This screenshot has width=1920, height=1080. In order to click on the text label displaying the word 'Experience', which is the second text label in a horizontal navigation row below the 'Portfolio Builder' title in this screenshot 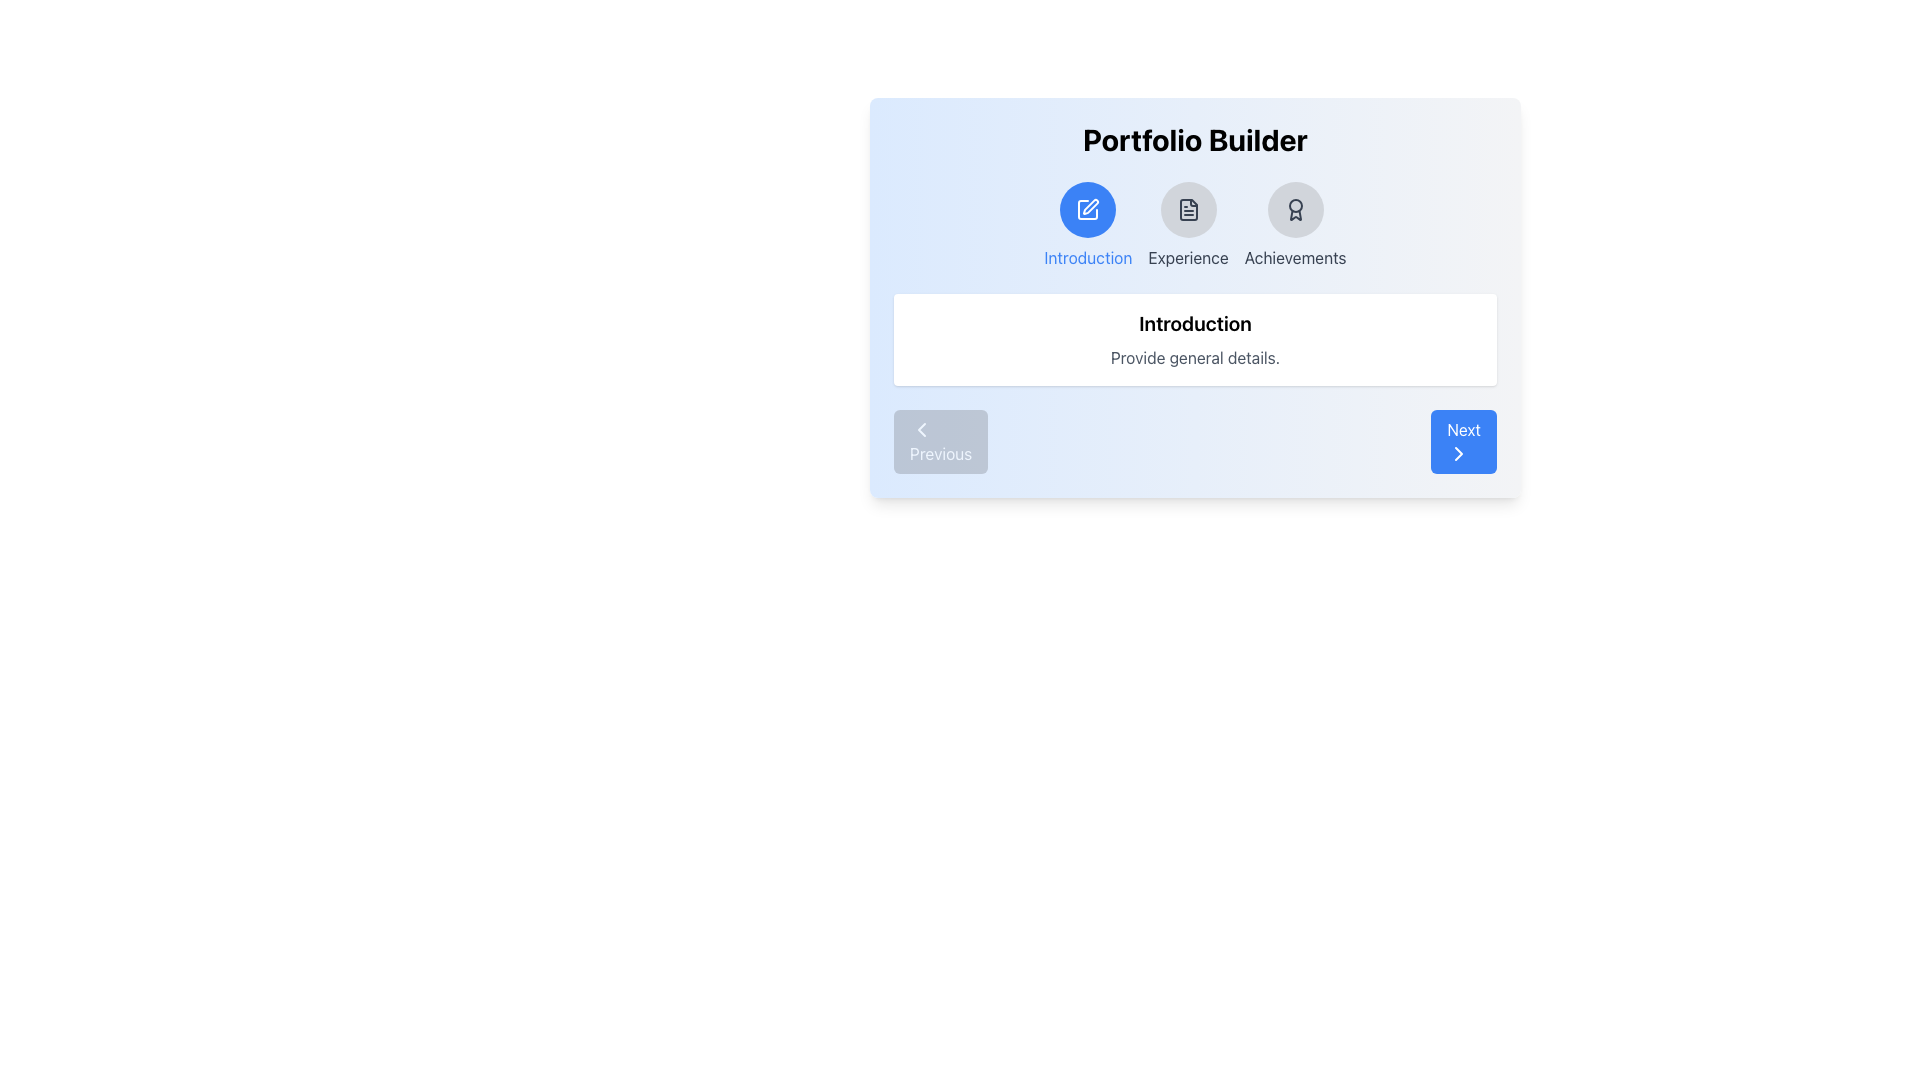, I will do `click(1188, 257)`.